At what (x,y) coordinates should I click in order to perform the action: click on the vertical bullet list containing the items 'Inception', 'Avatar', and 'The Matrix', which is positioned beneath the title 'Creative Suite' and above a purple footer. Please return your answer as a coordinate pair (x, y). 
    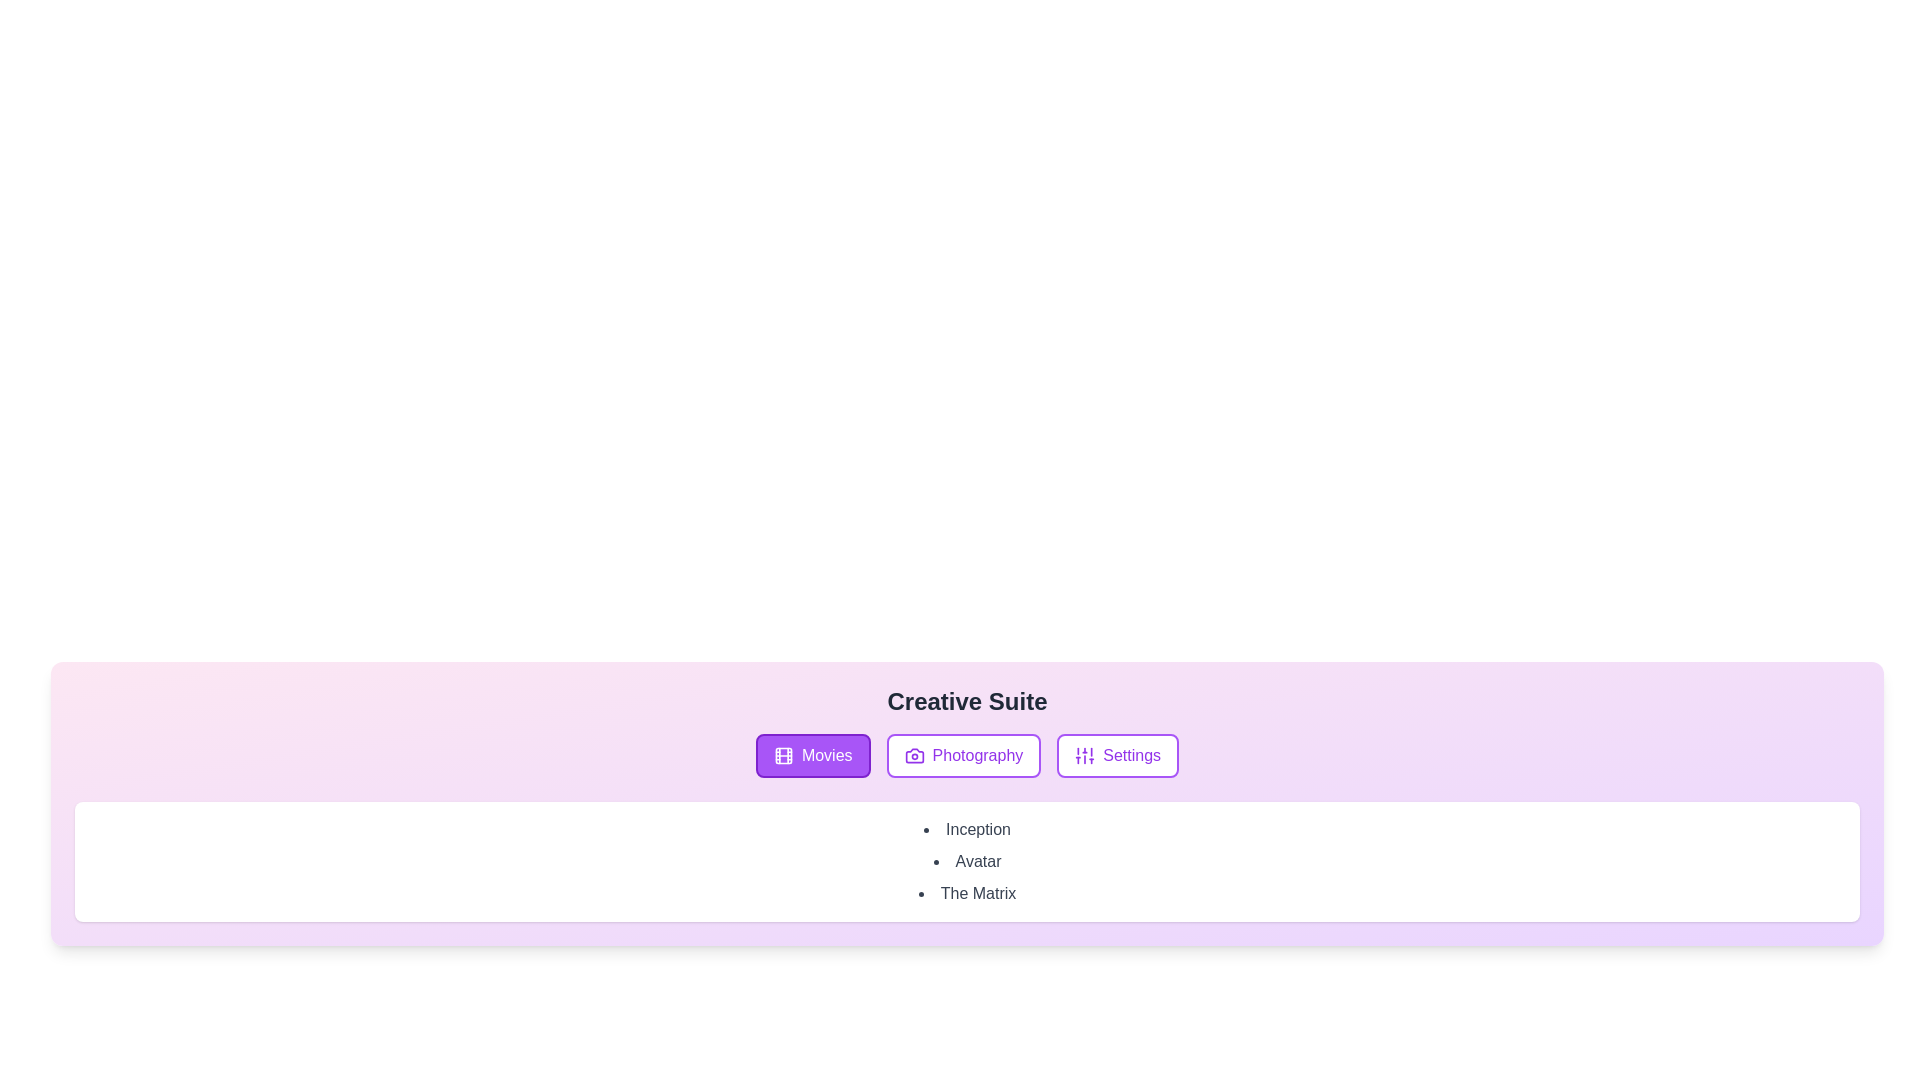
    Looking at the image, I should click on (967, 860).